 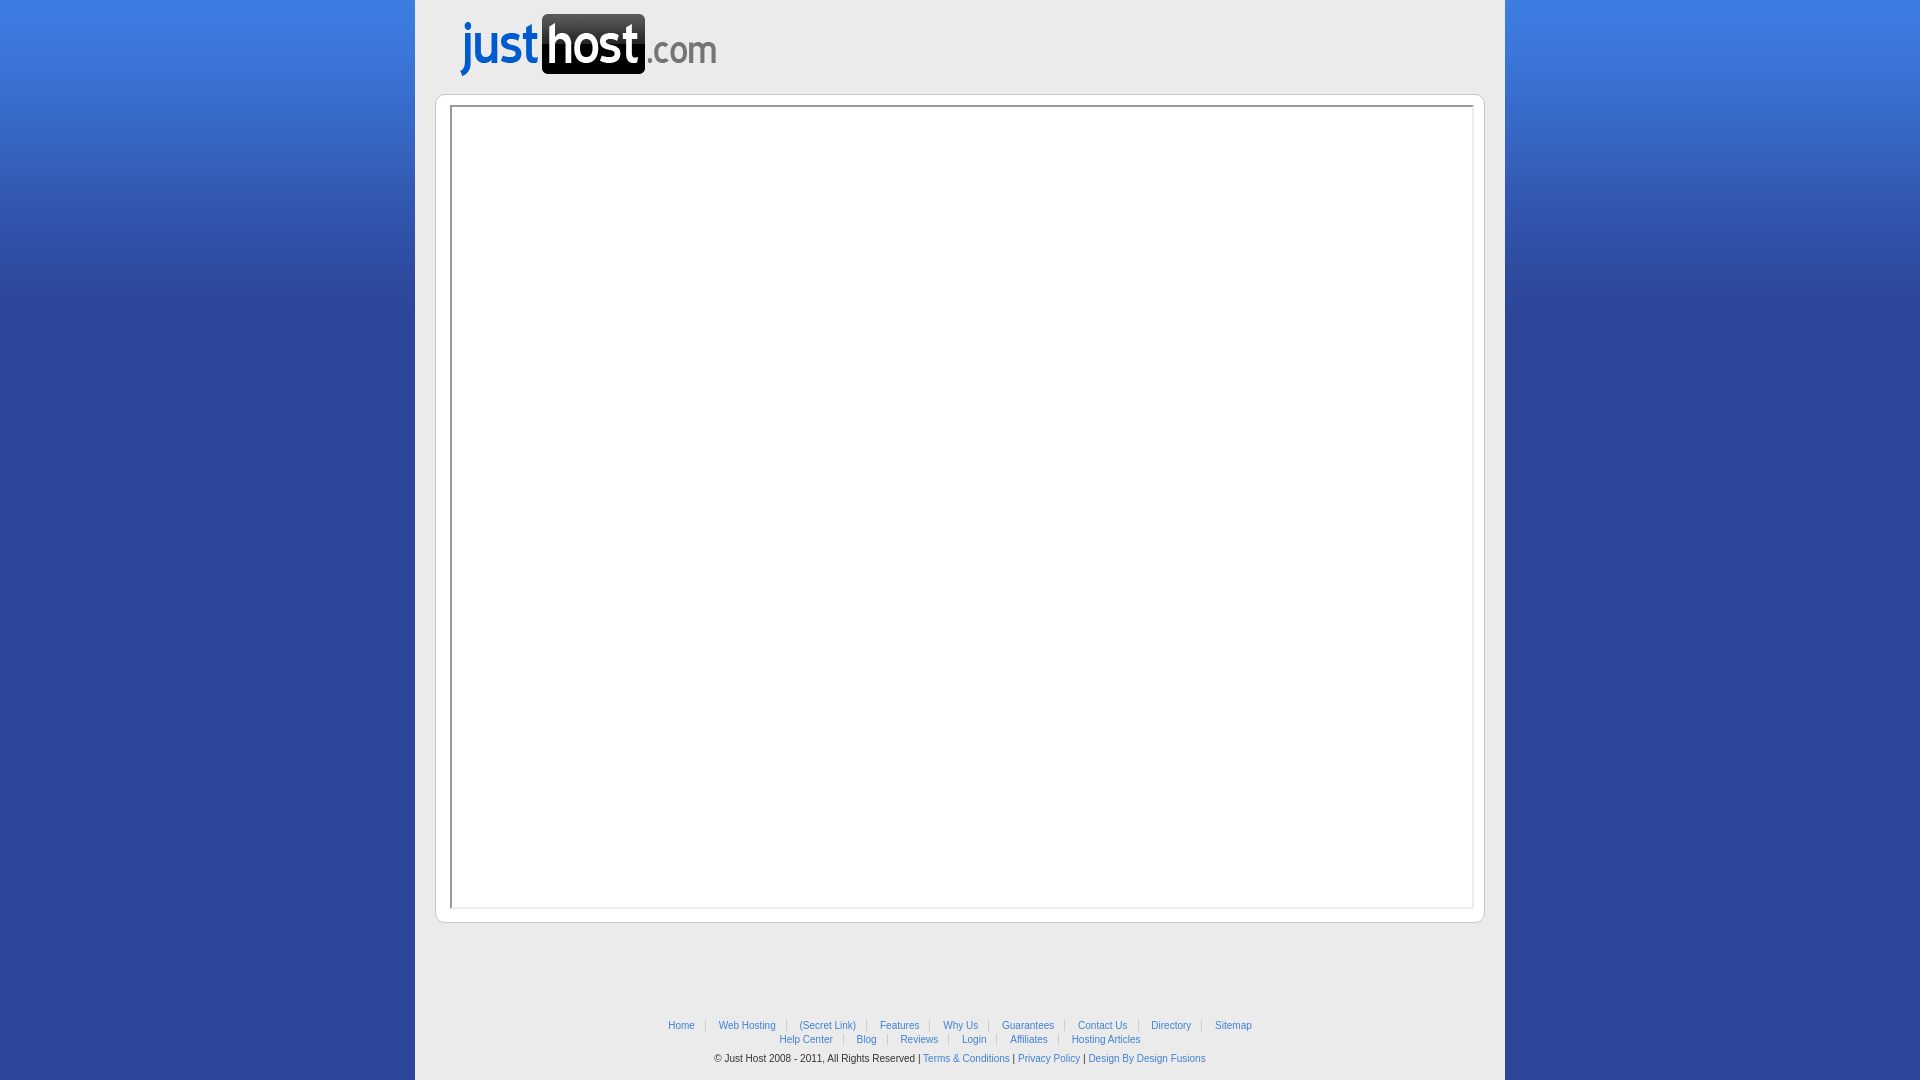 I want to click on 'Home', so click(x=681, y=1025).